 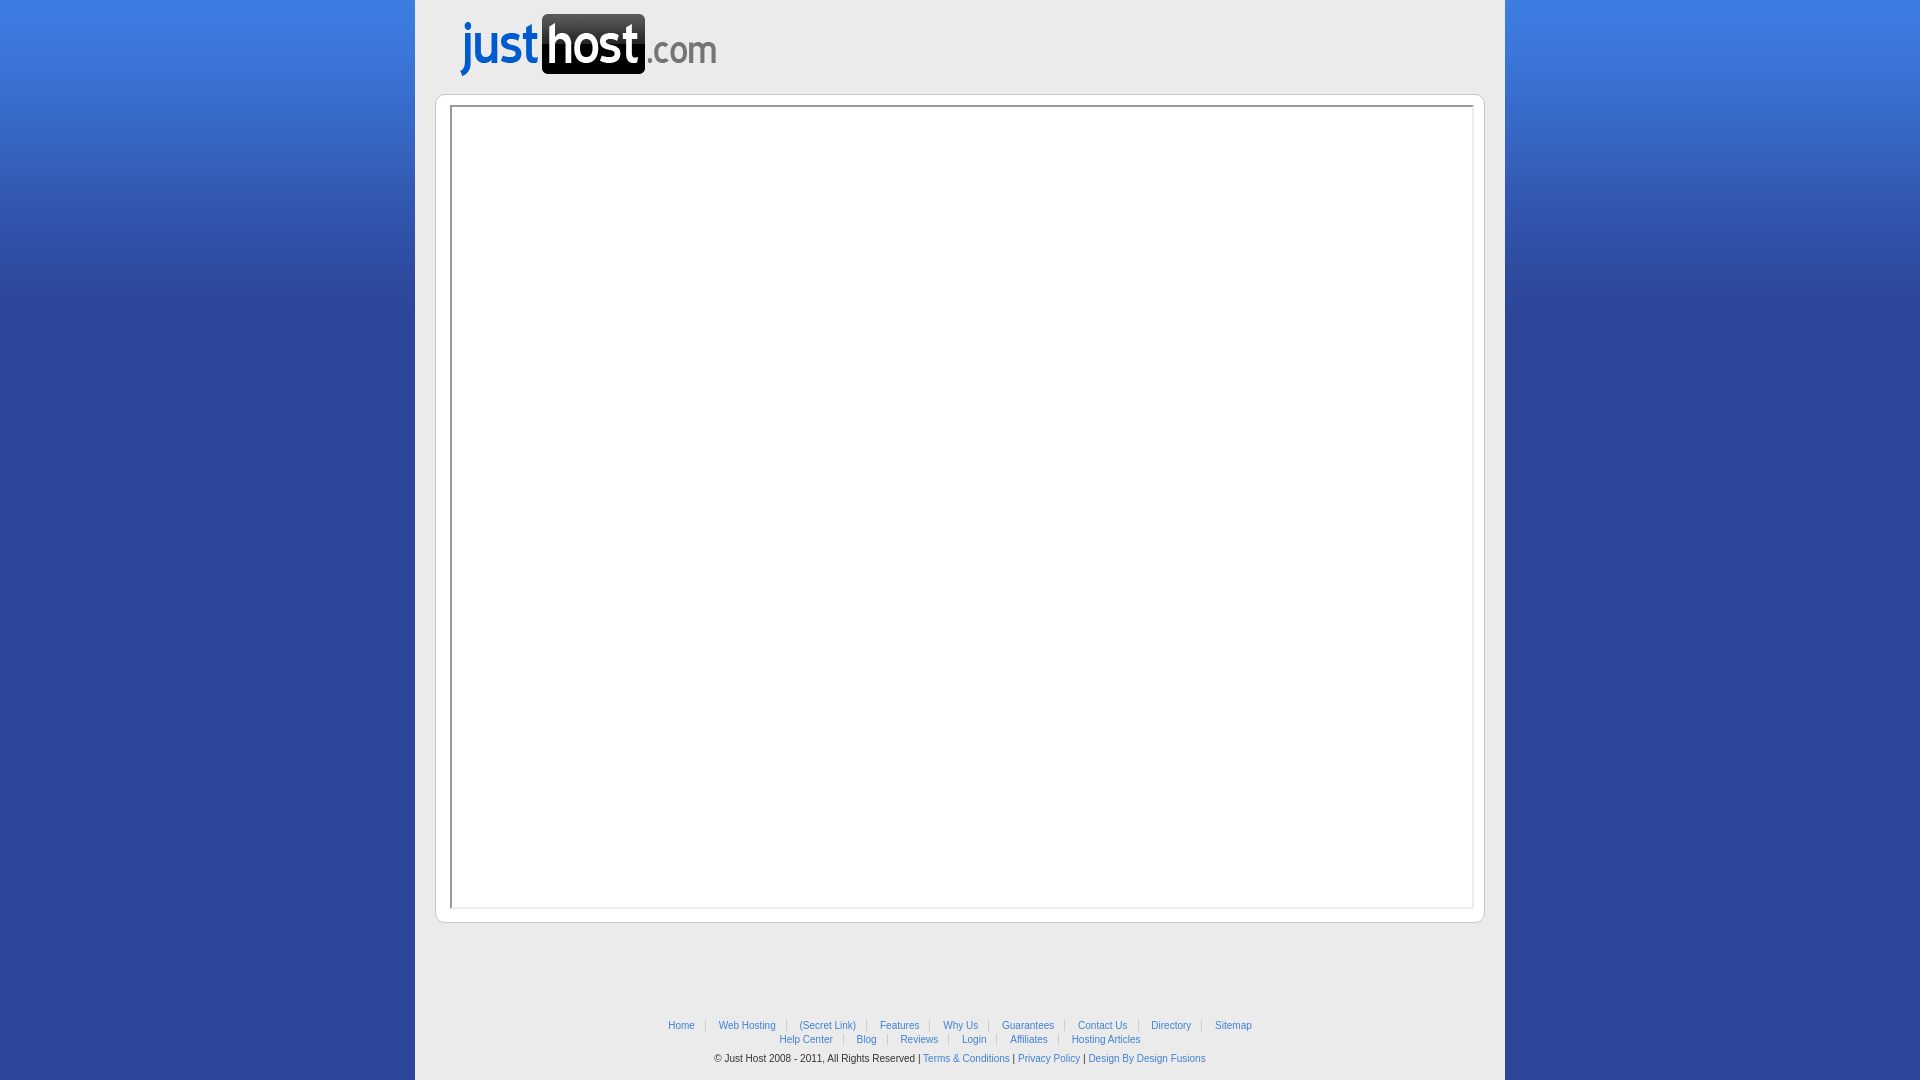 I want to click on 'Home', so click(x=681, y=1025).